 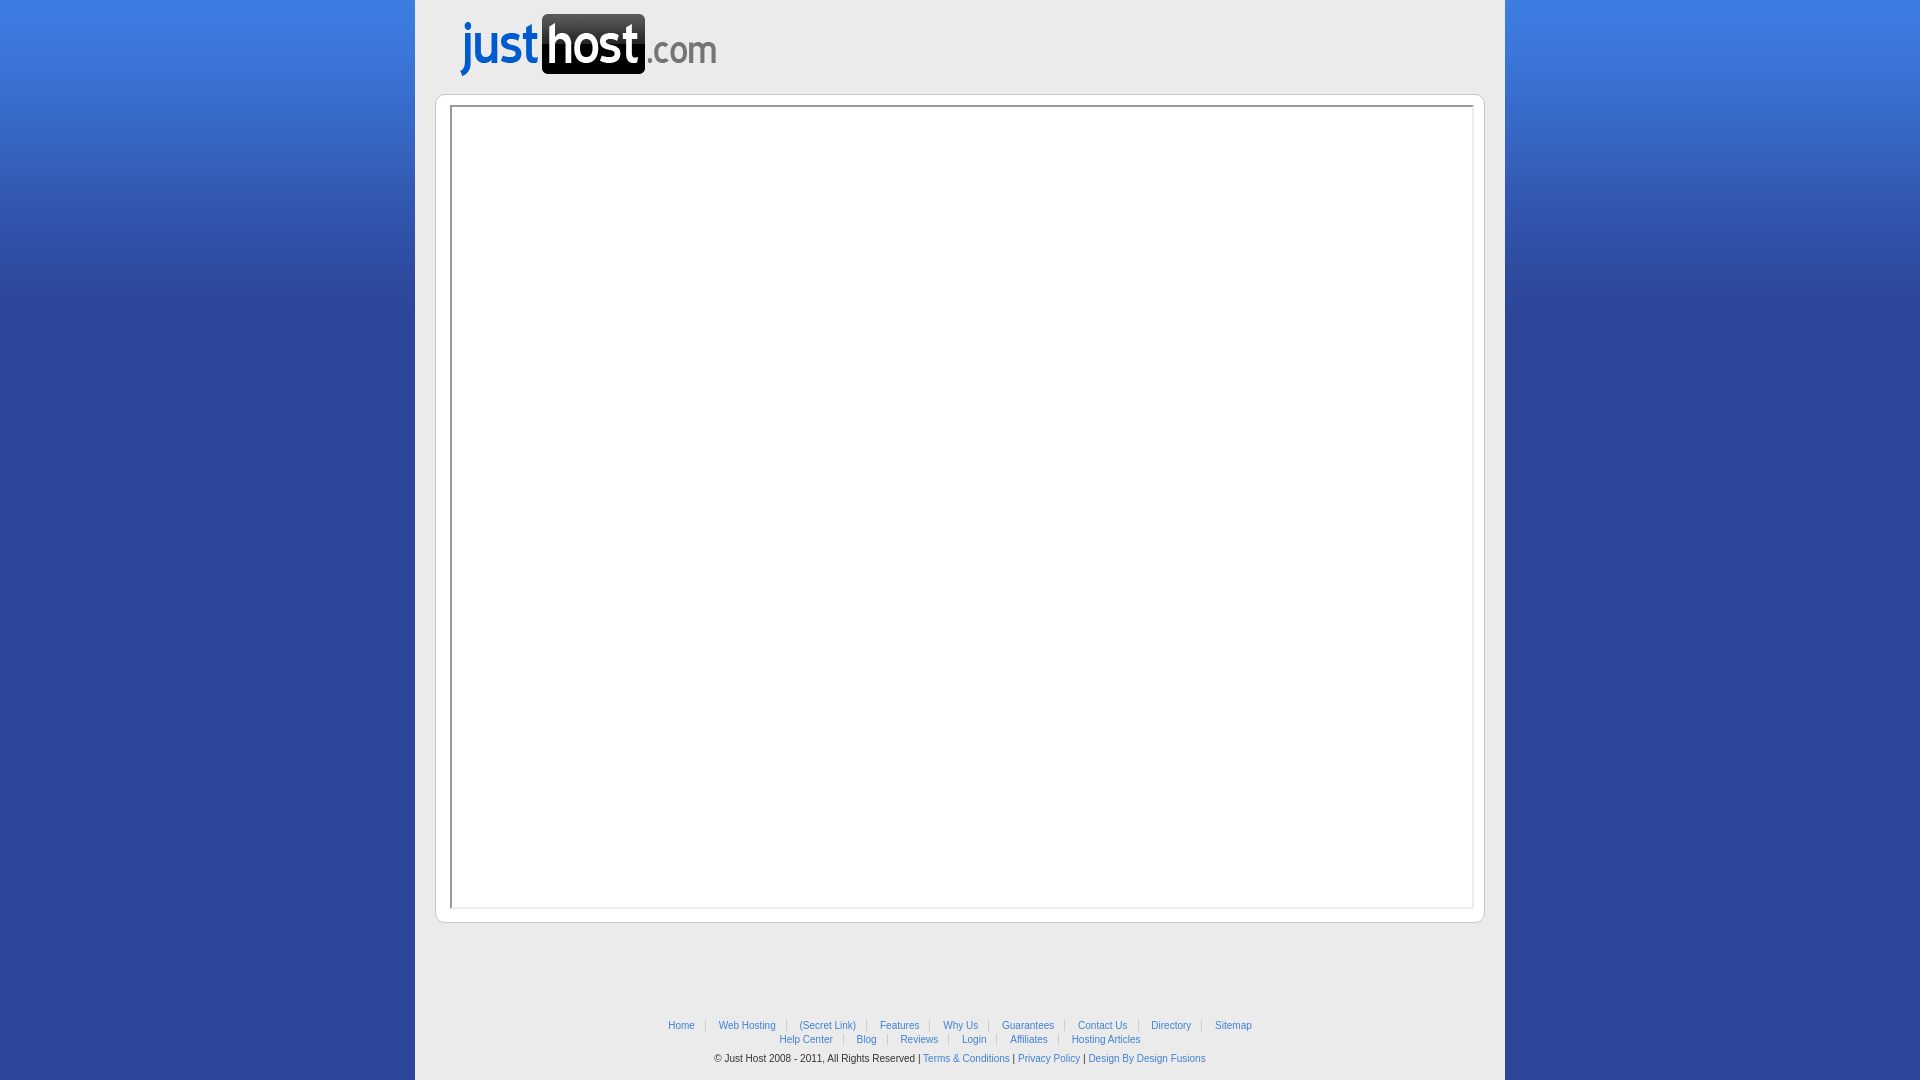 I want to click on 'Home', so click(x=681, y=1025).